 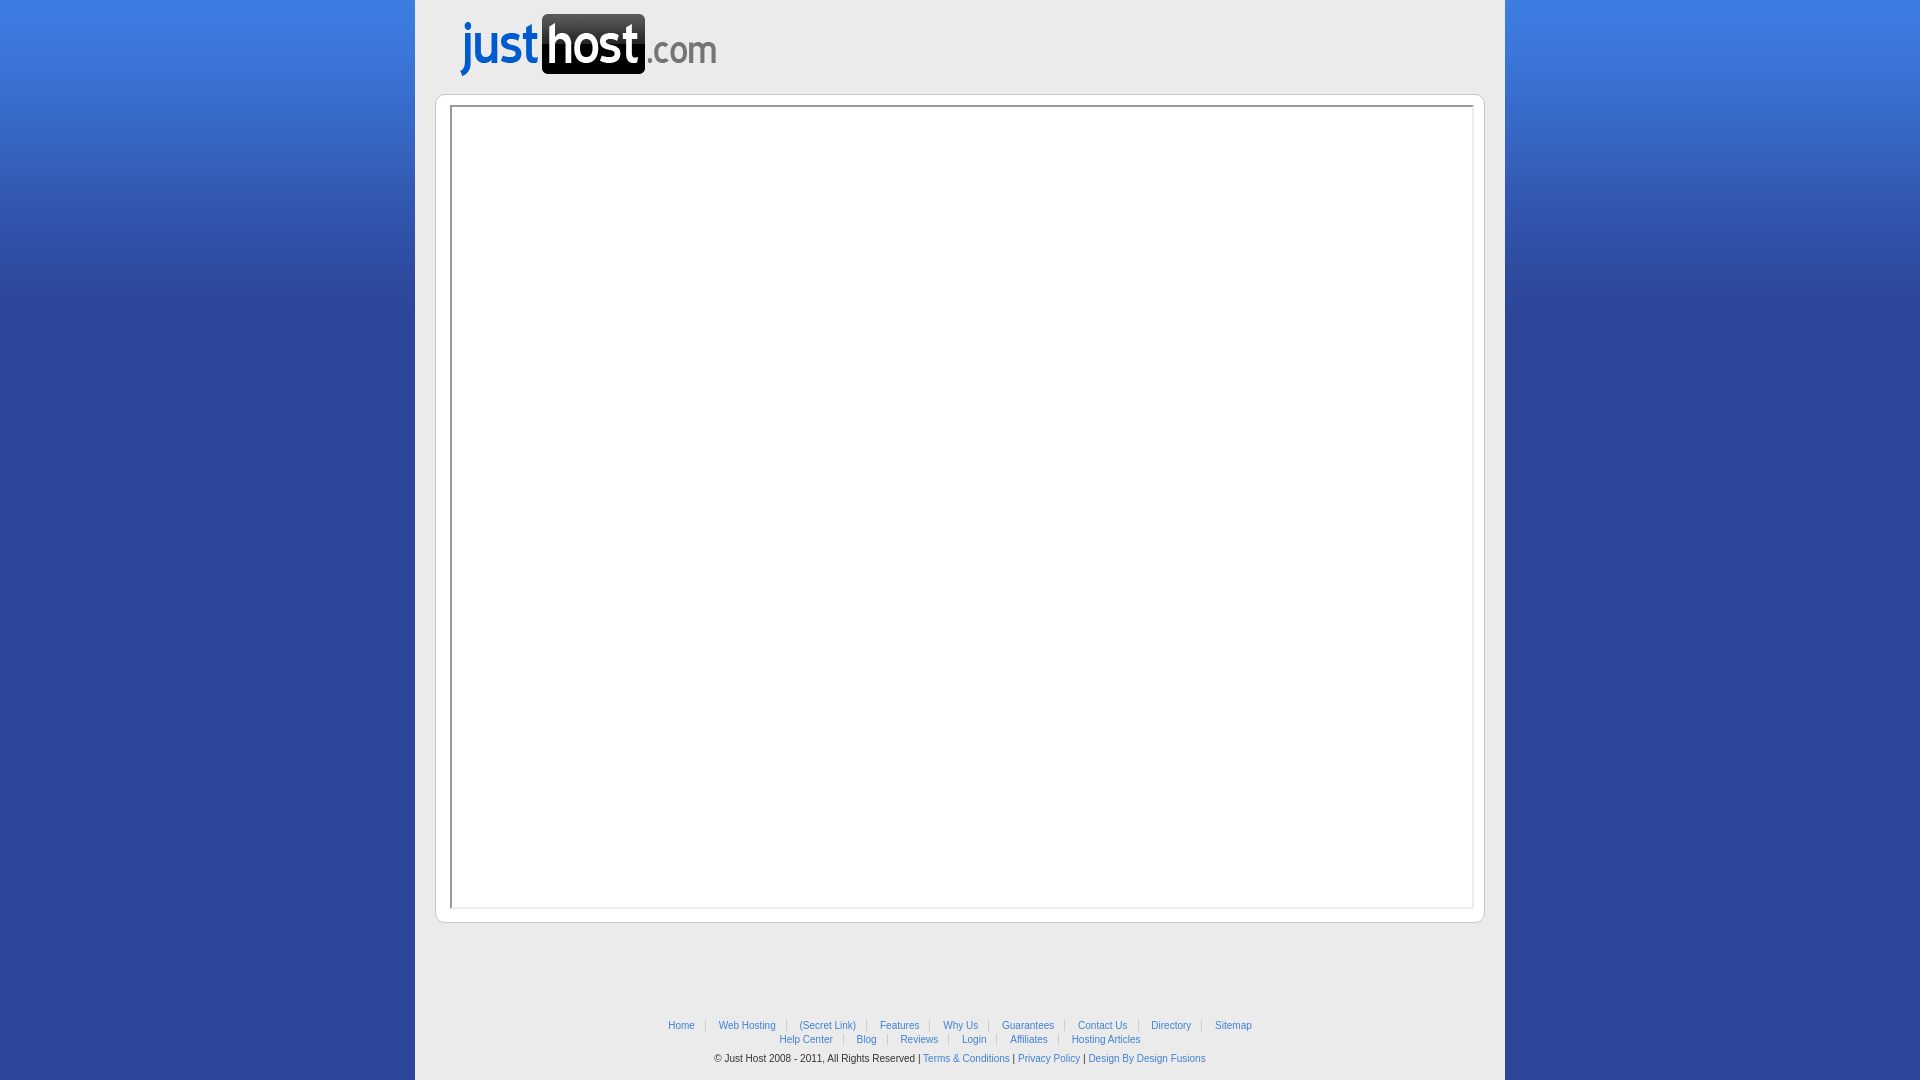 I want to click on 'Home', so click(x=681, y=1025).